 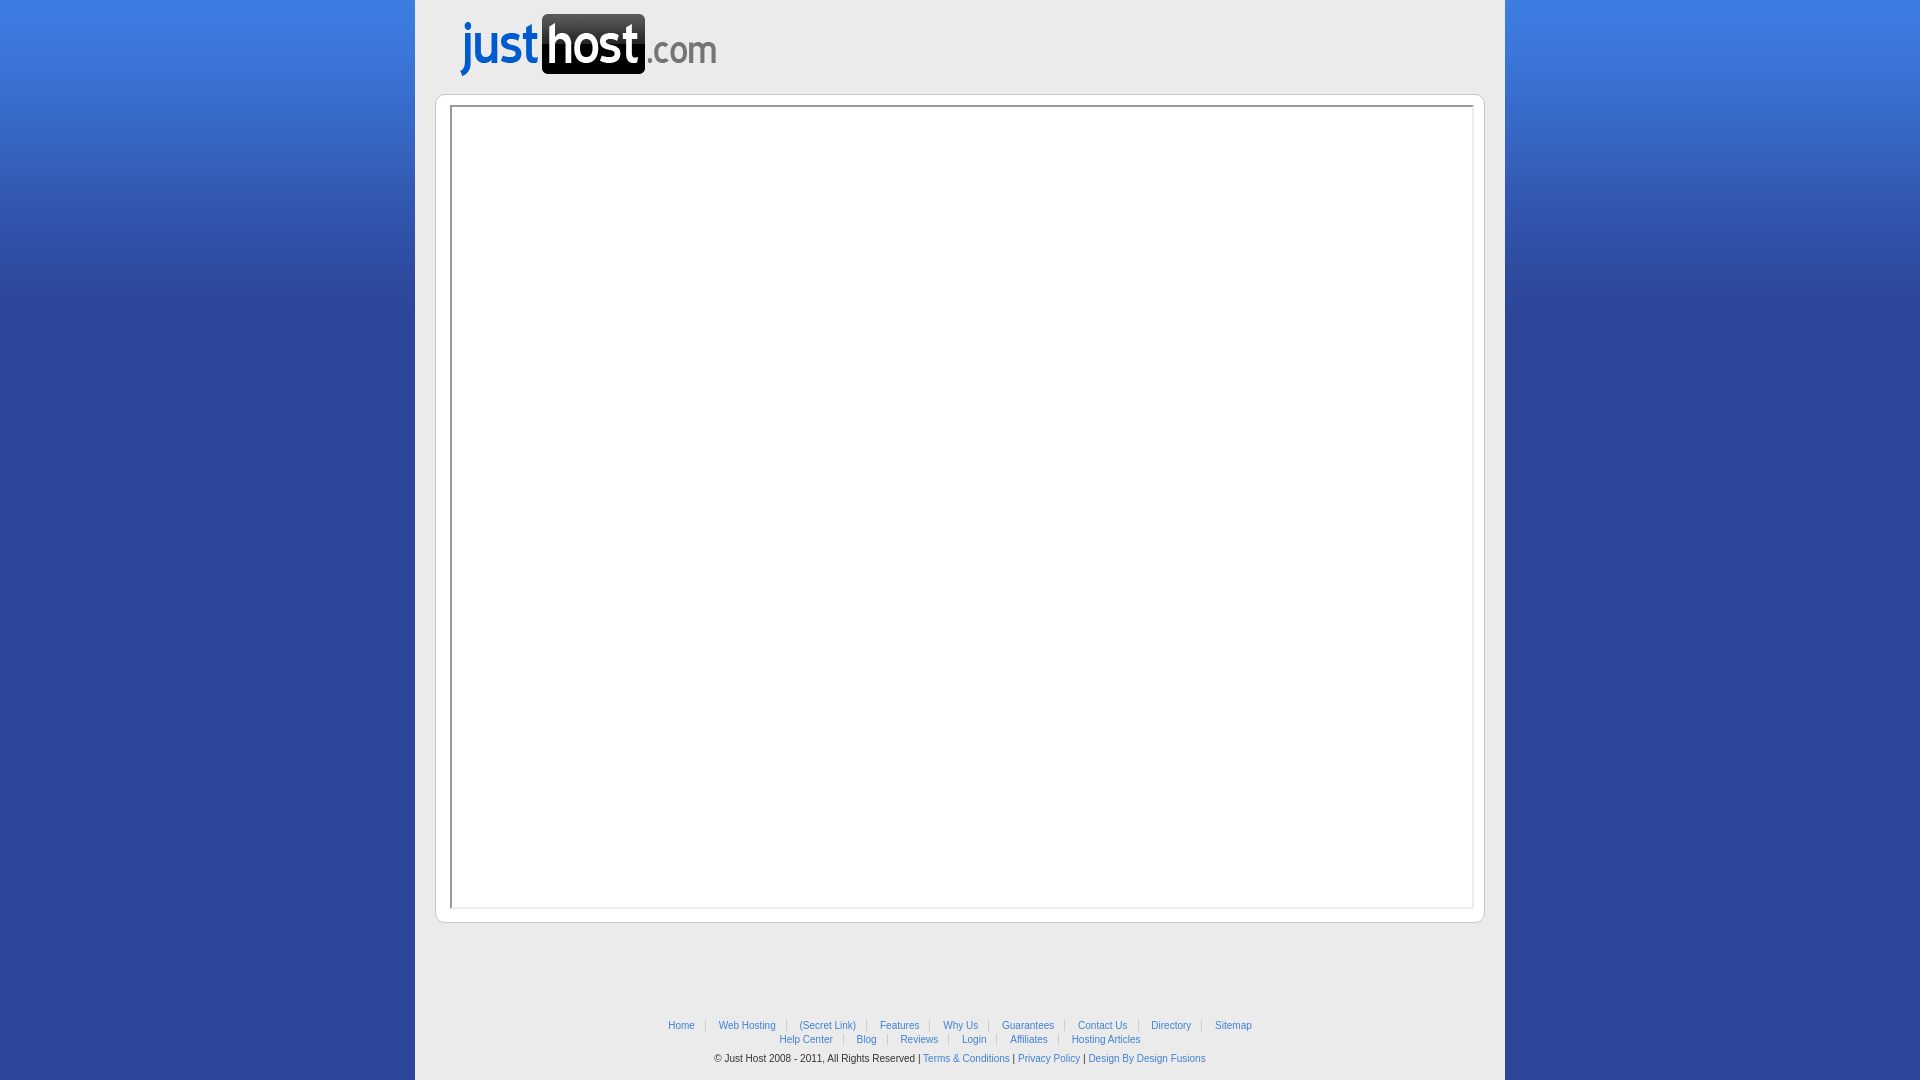 I want to click on 'Home', so click(x=681, y=1025).